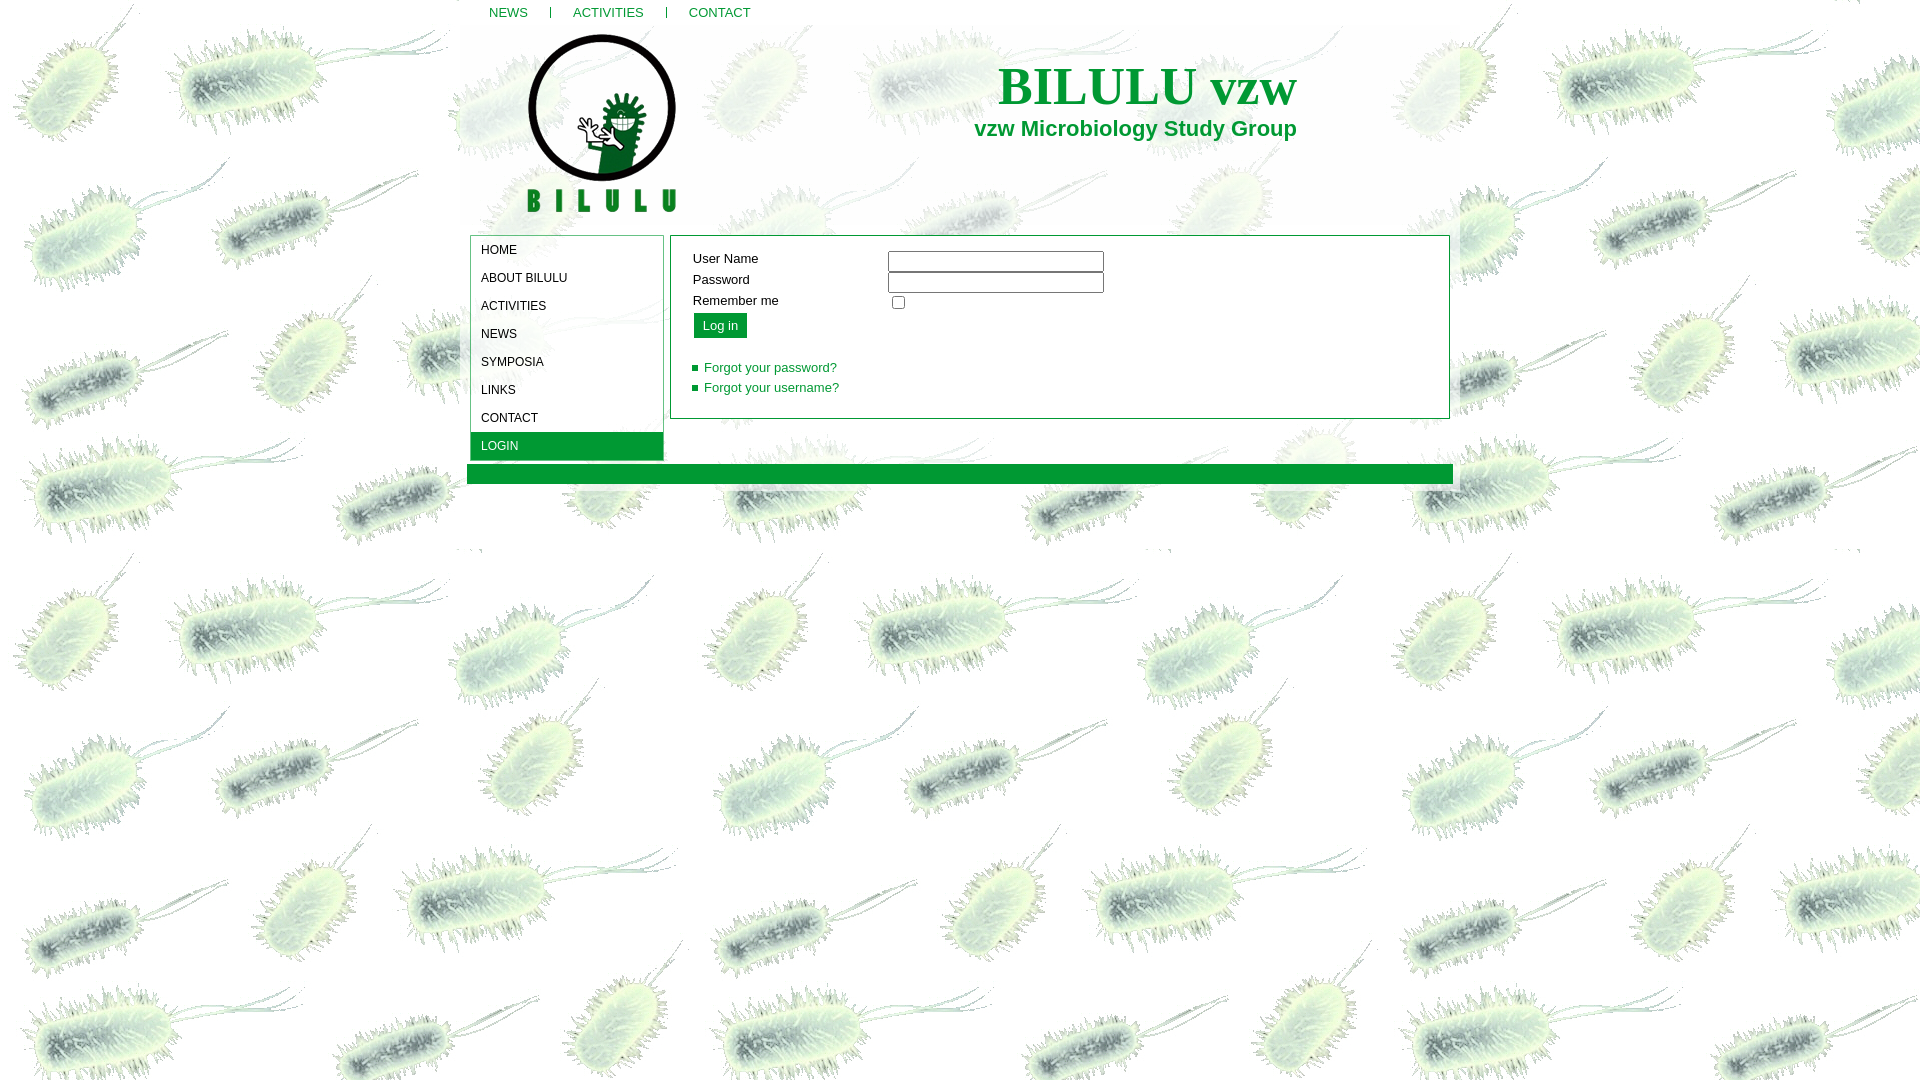  I want to click on 'CONTACT', so click(565, 416).